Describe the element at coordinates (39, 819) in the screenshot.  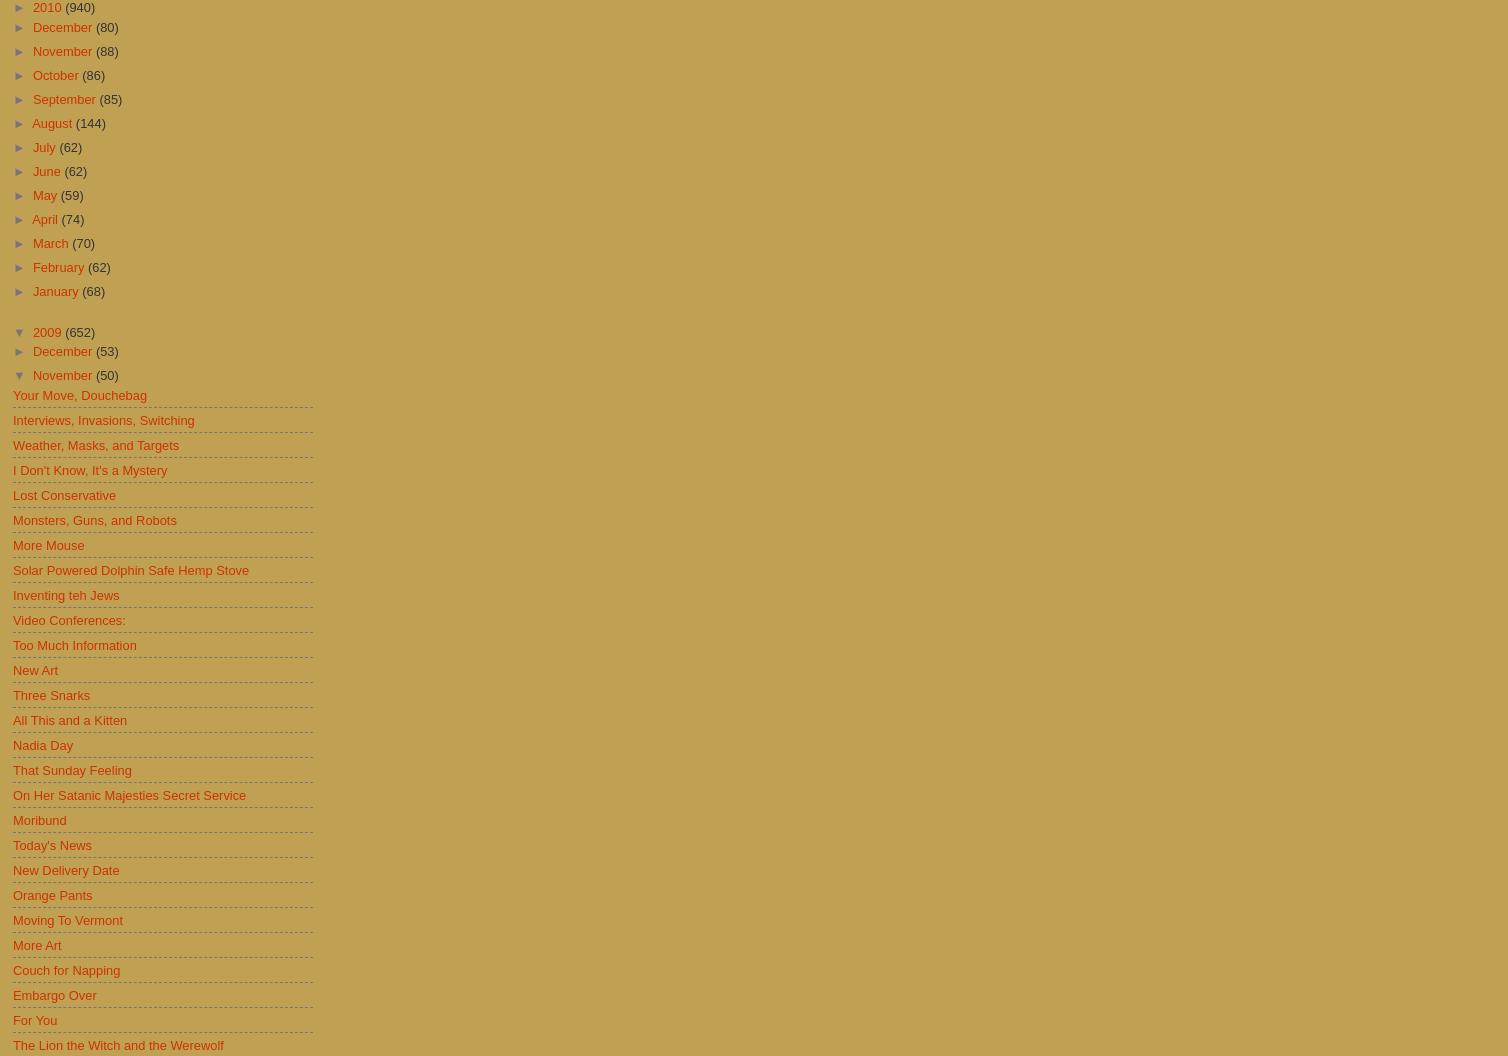
I see `'Moribund'` at that location.